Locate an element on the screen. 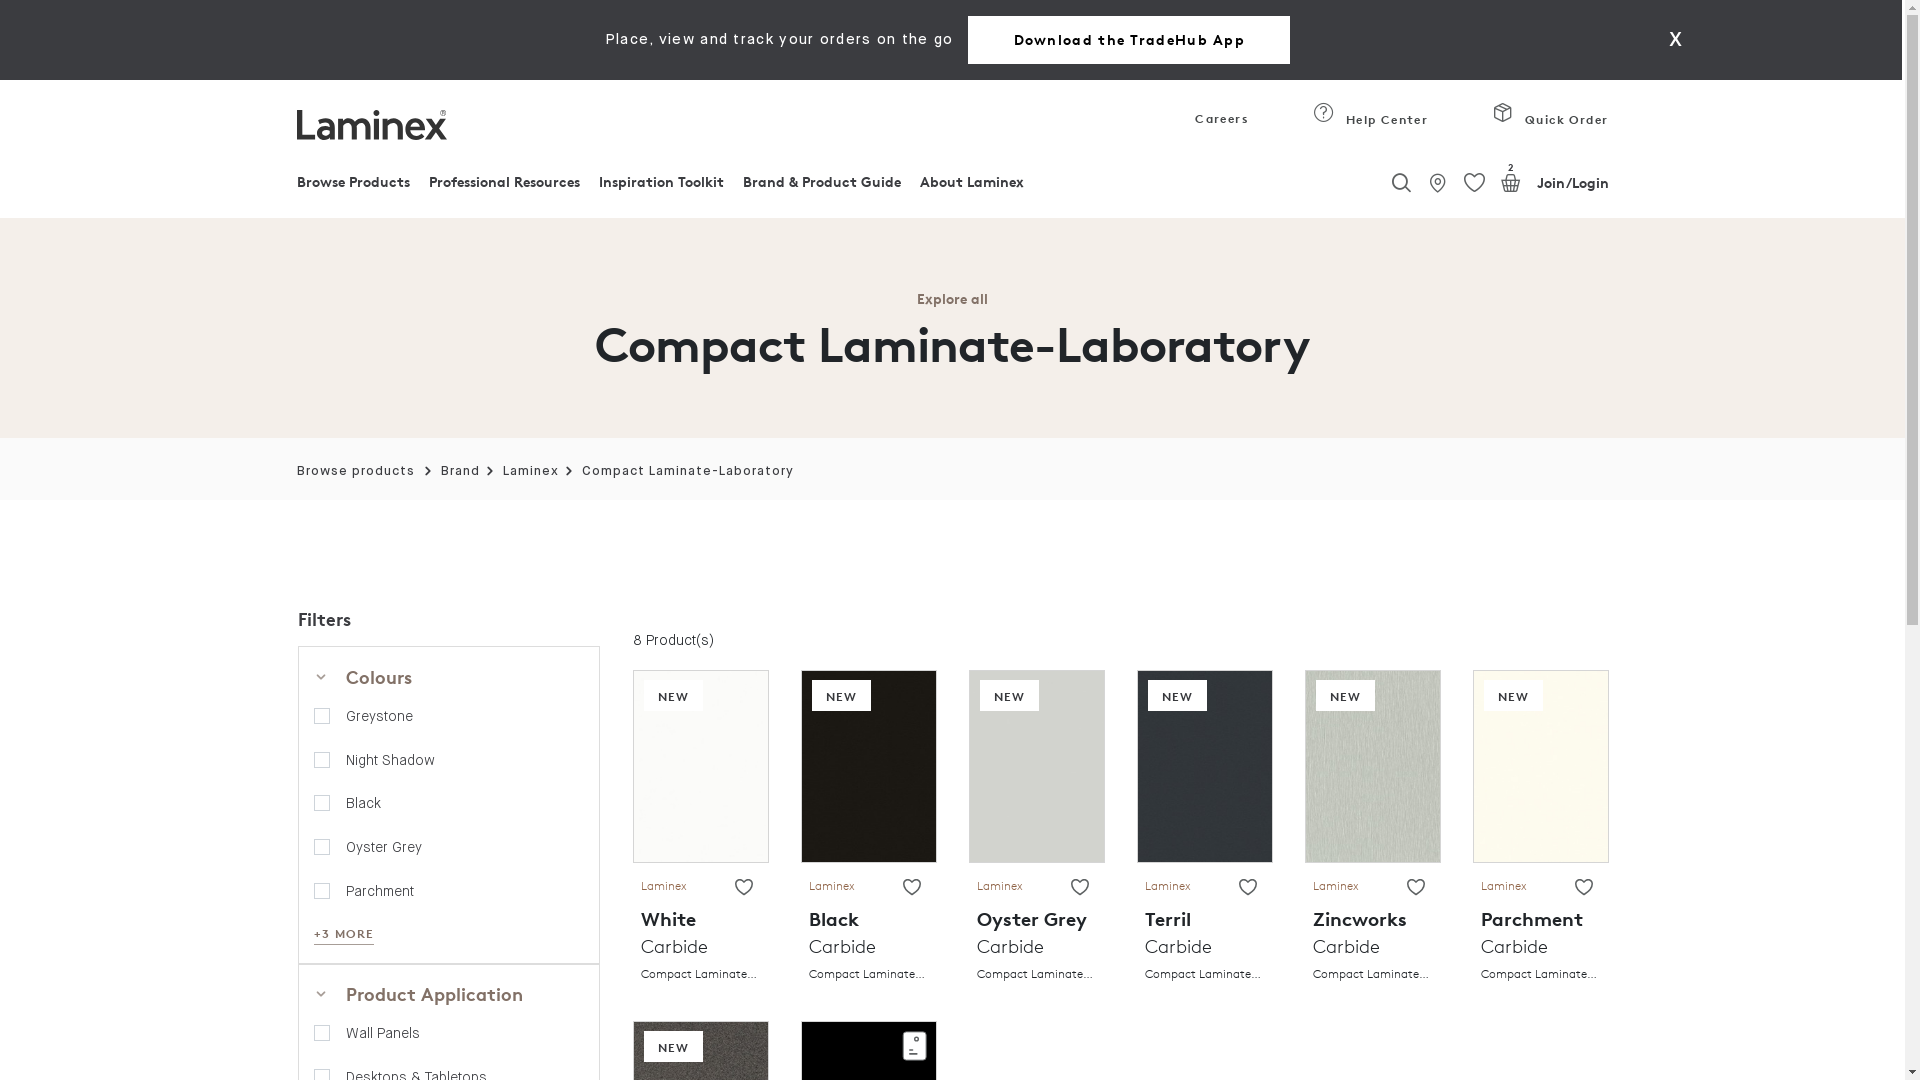 The image size is (1920, 1080). 'Search for products or content' is located at coordinates (1400, 177).